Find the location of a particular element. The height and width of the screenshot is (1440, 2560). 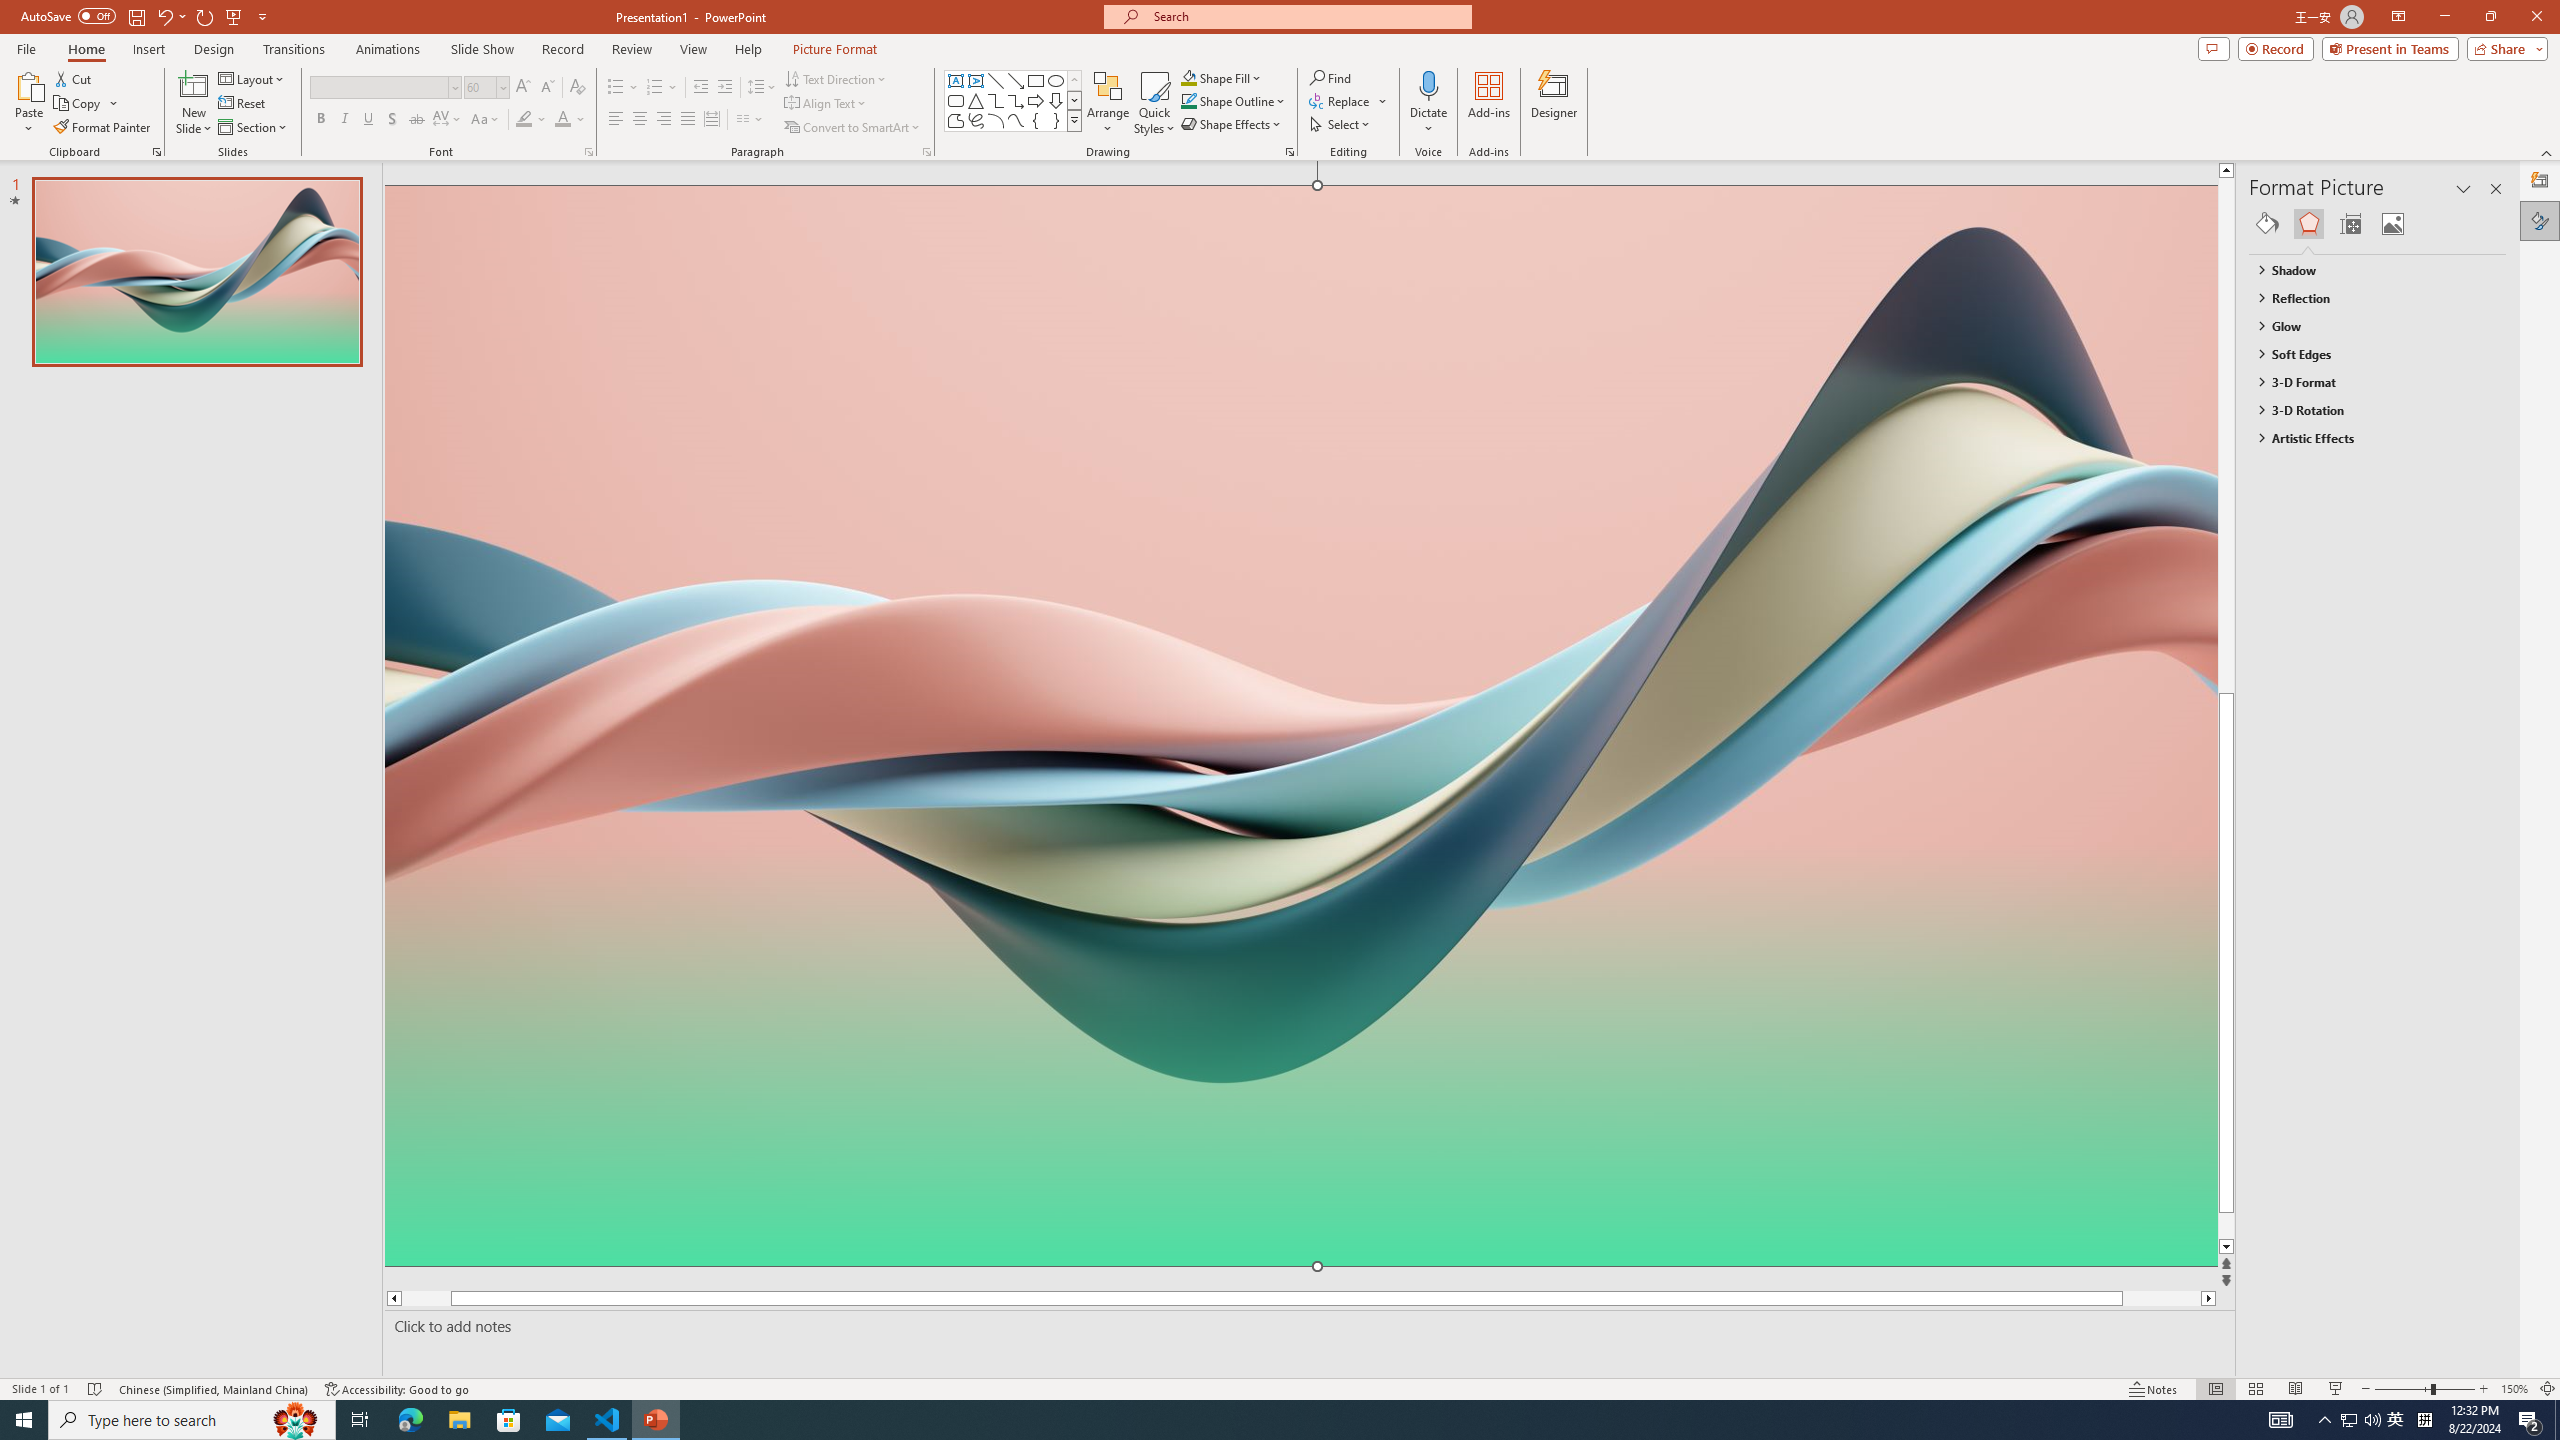

'Share' is located at coordinates (2502, 47).